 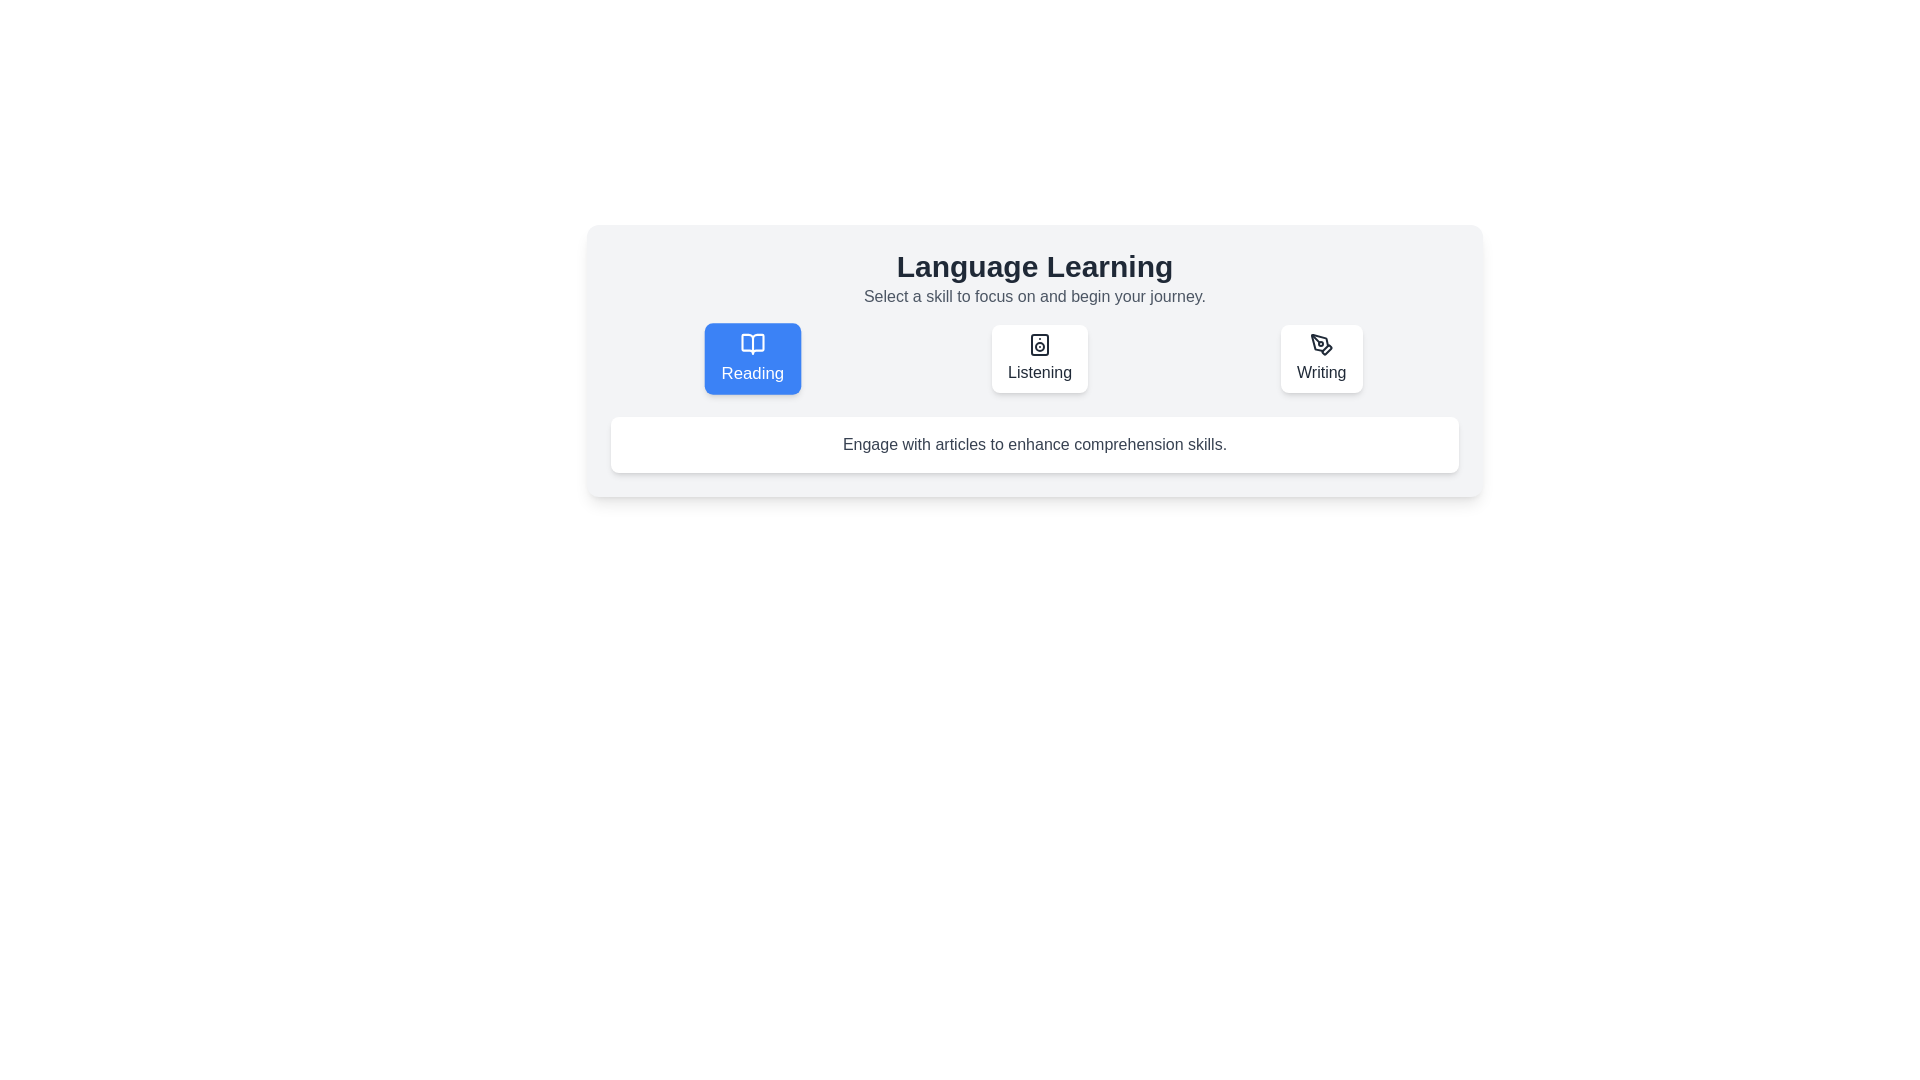 What do you see at coordinates (1035, 357) in the screenshot?
I see `the 'Listening' button, which is the second button in a horizontal row of three, featuring a light white background and dark gray text` at bounding box center [1035, 357].